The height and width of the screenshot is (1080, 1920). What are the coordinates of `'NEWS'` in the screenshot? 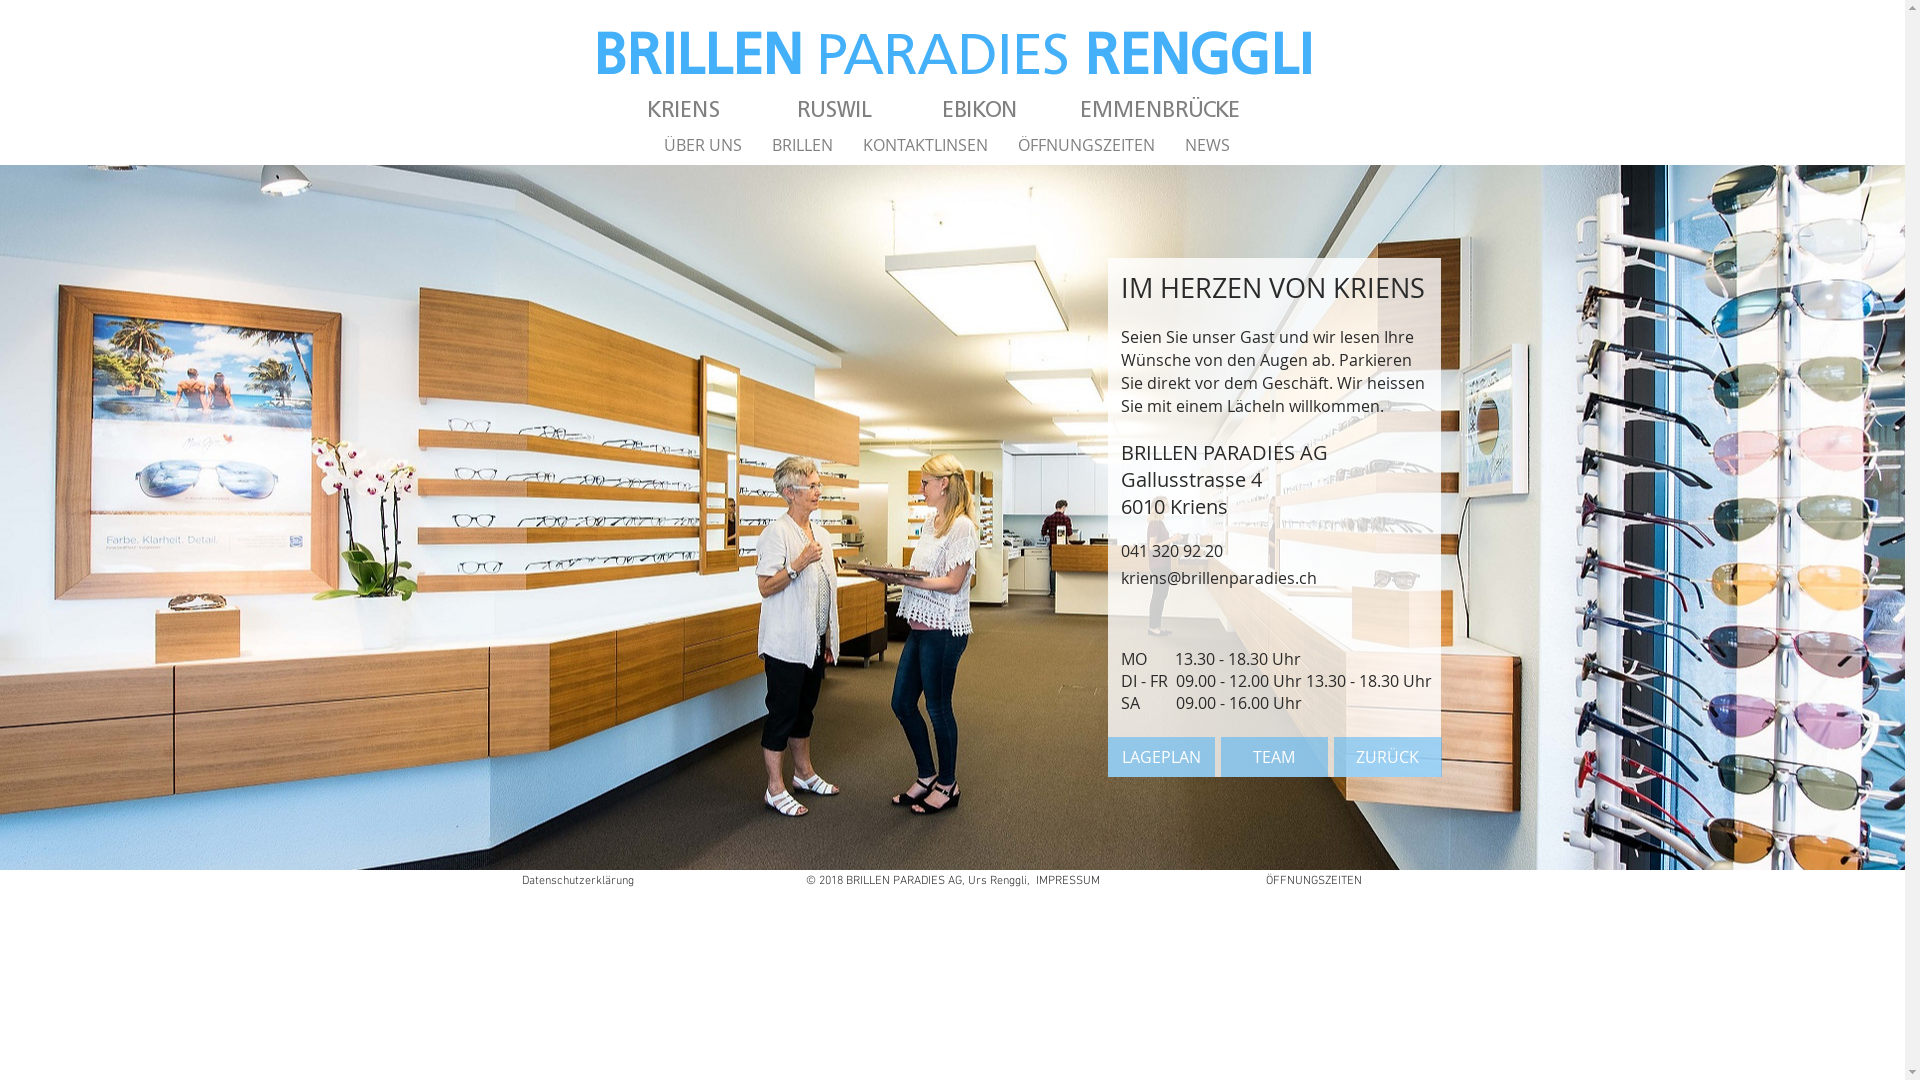 It's located at (1206, 144).